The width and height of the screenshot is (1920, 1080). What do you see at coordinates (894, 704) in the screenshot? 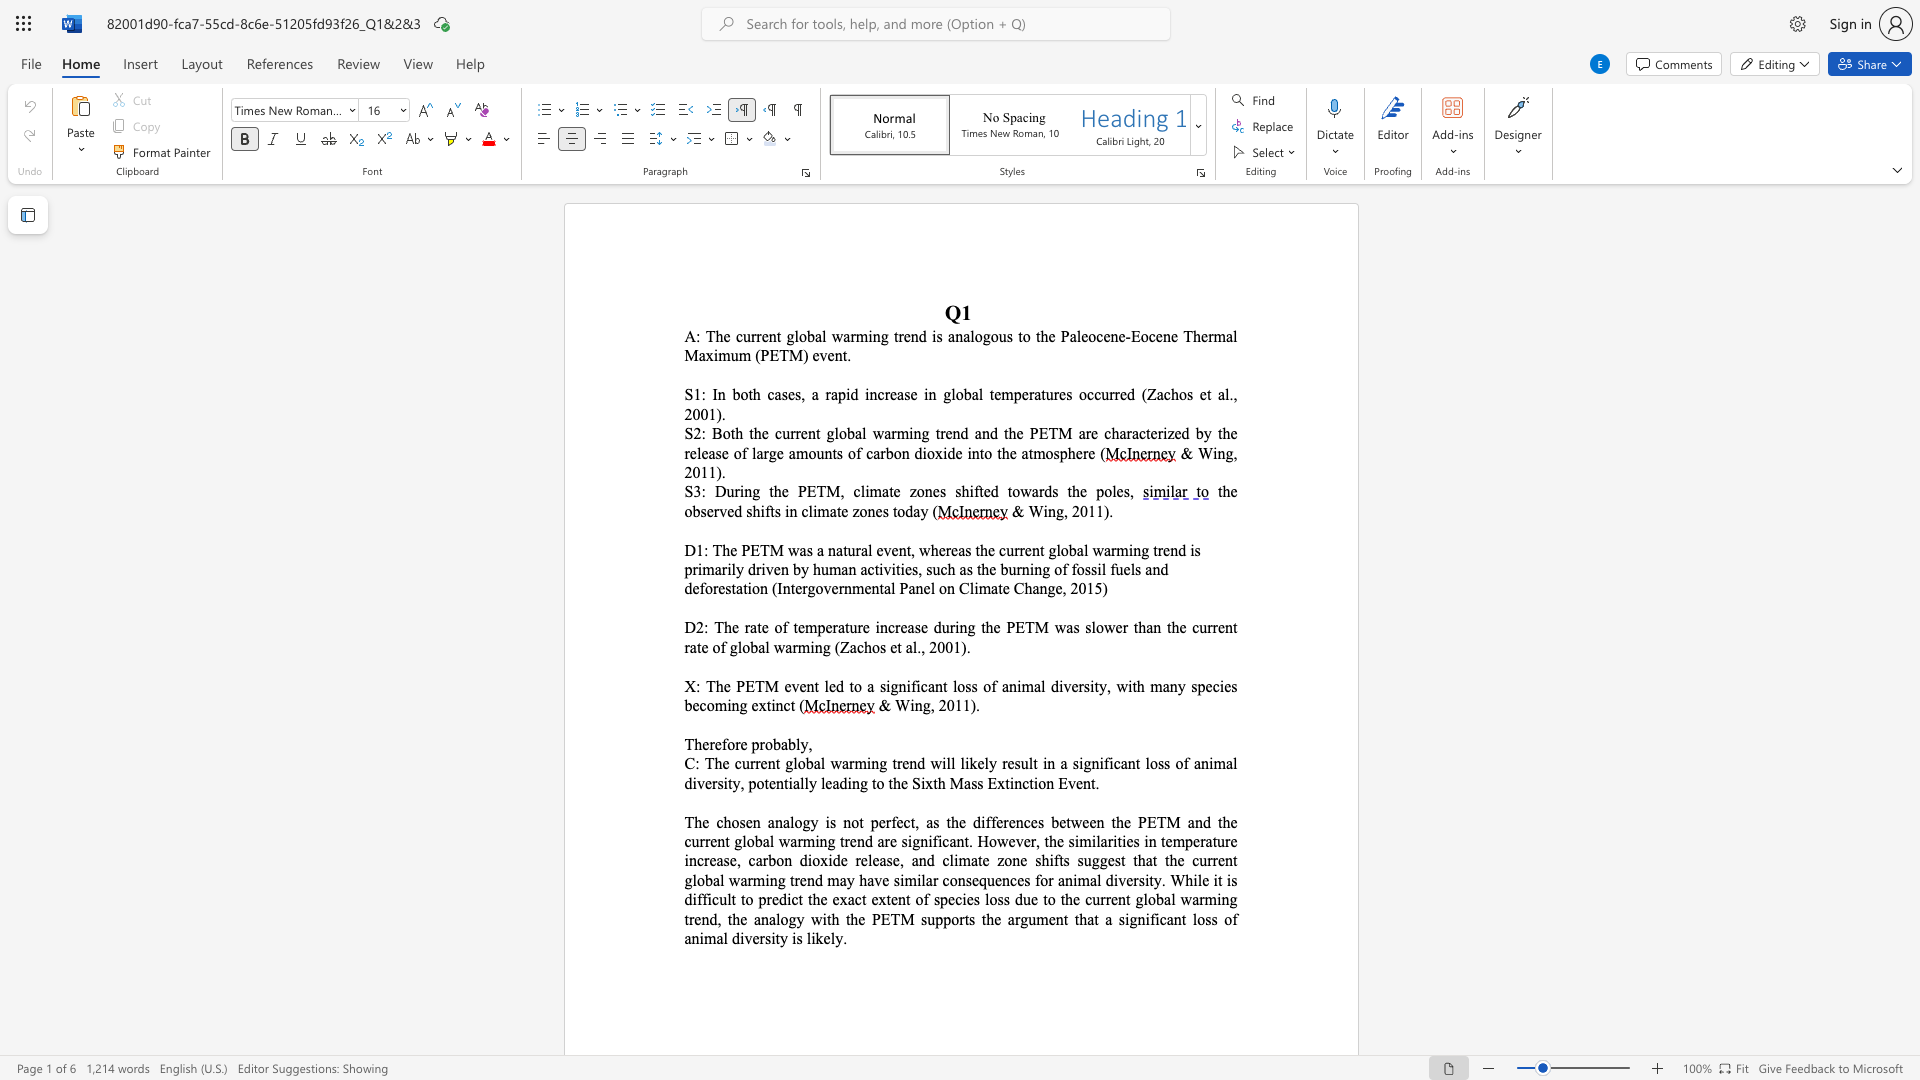
I see `the subset text "Wing" within the text "& Wing, 2011)."` at bounding box center [894, 704].